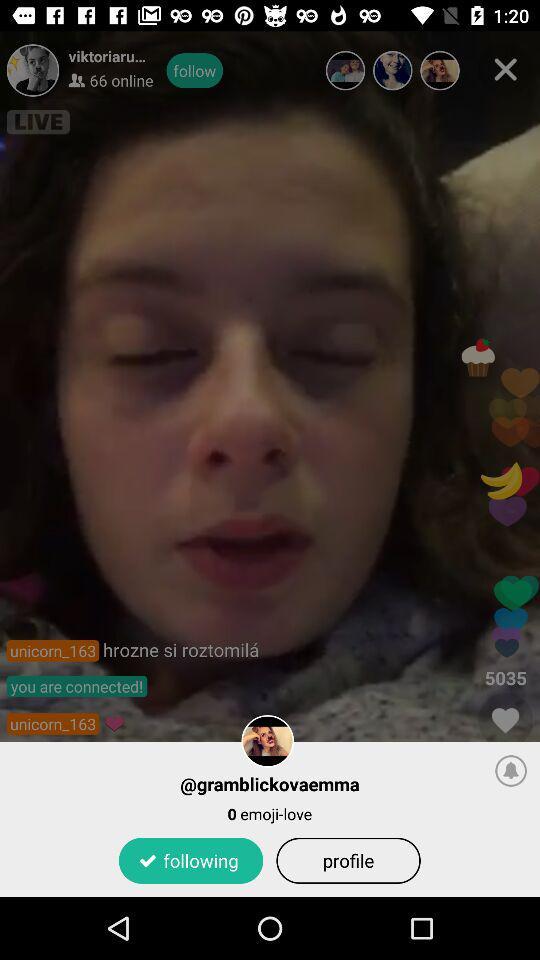  Describe the element at coordinates (270, 464) in the screenshot. I see `the icon at the center` at that location.